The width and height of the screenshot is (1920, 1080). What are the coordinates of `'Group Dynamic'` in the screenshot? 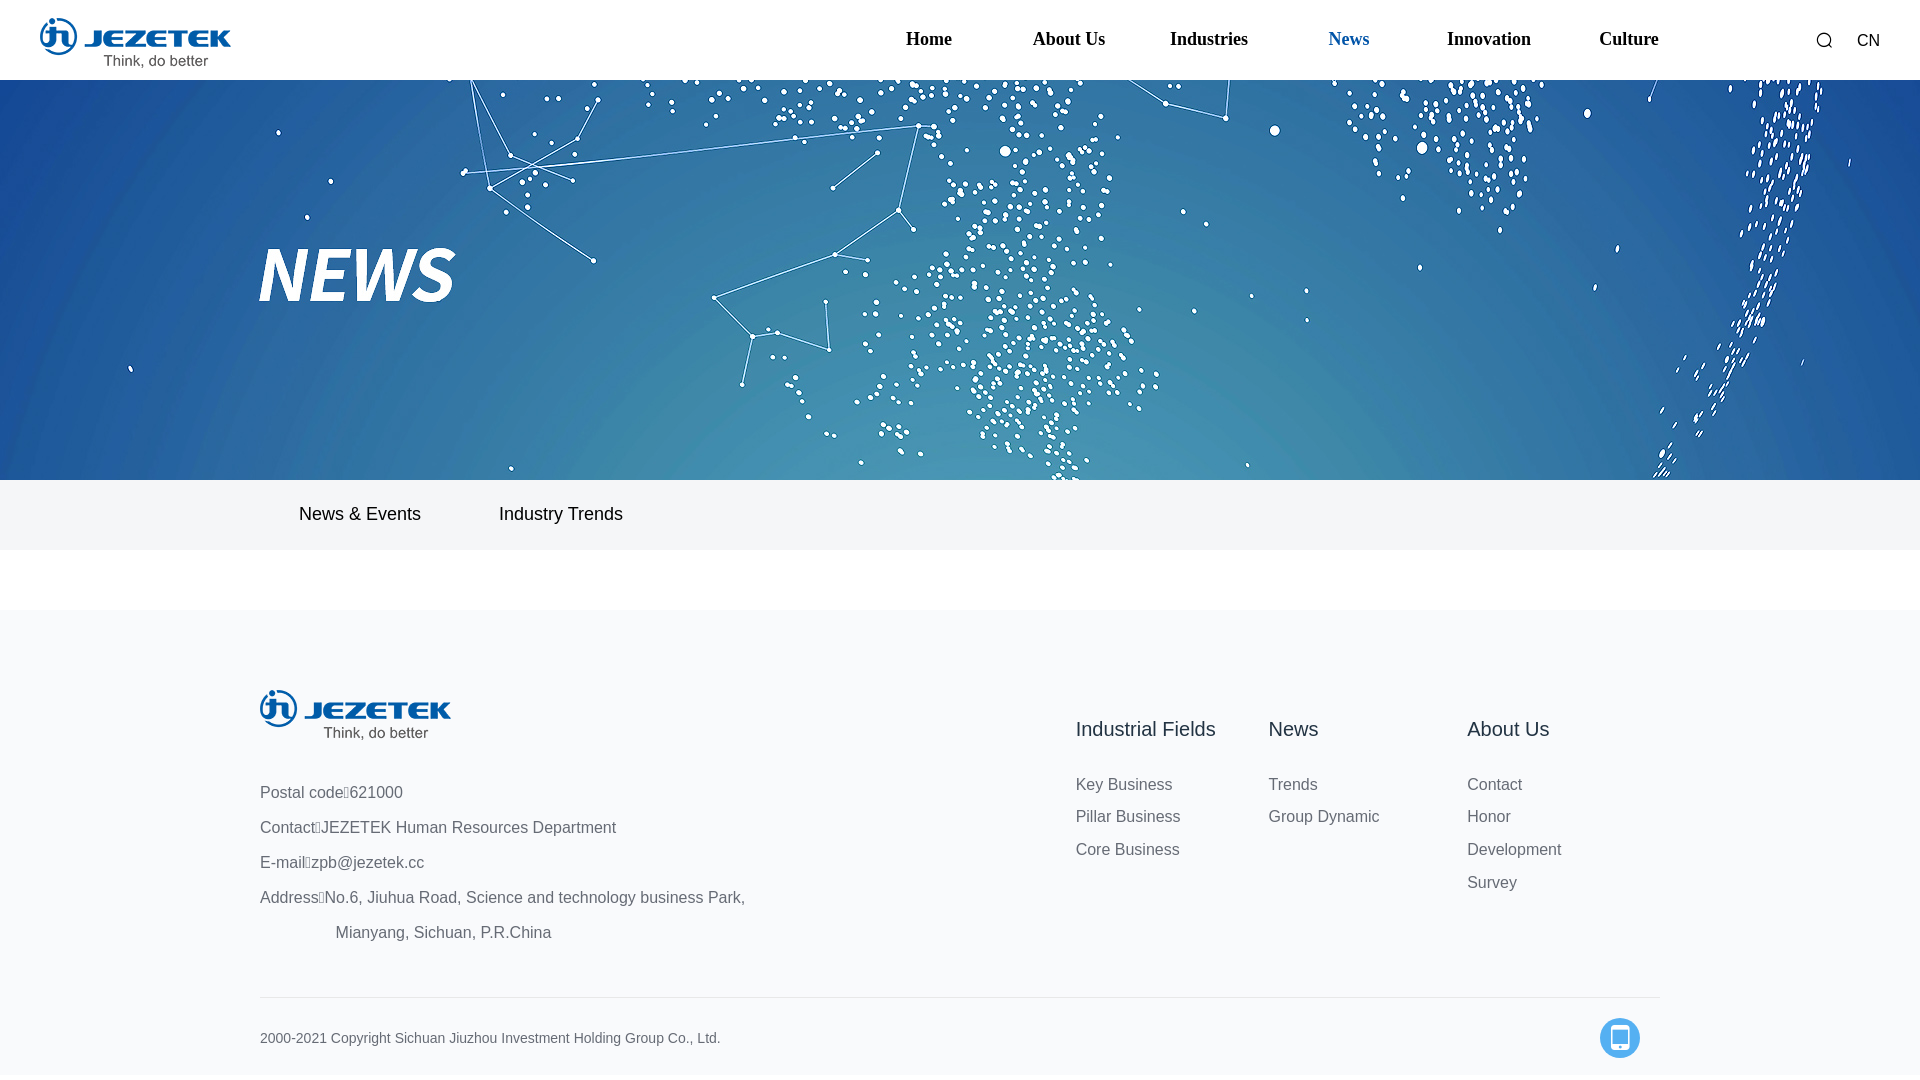 It's located at (1323, 816).